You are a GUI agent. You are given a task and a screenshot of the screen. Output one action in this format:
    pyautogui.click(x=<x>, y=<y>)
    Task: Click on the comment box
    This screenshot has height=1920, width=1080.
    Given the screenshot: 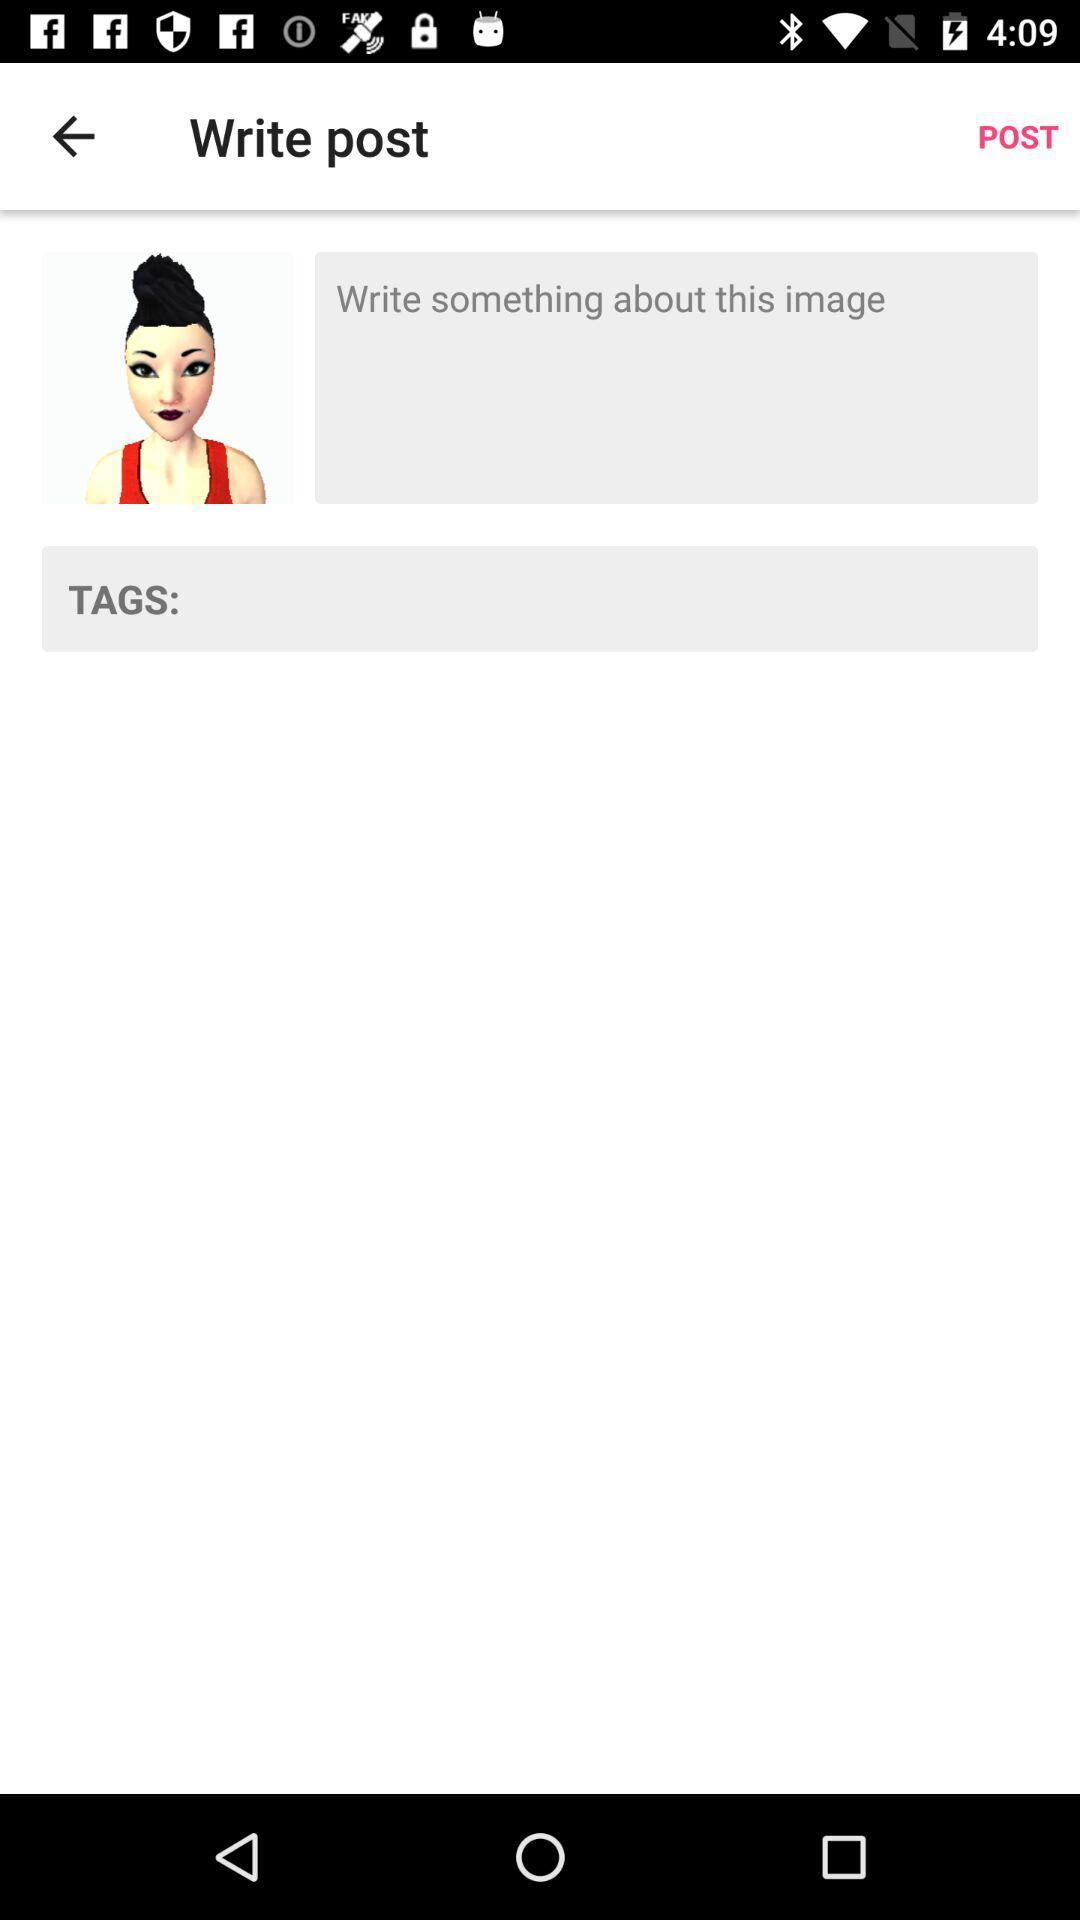 What is the action you would take?
    pyautogui.click(x=675, y=378)
    